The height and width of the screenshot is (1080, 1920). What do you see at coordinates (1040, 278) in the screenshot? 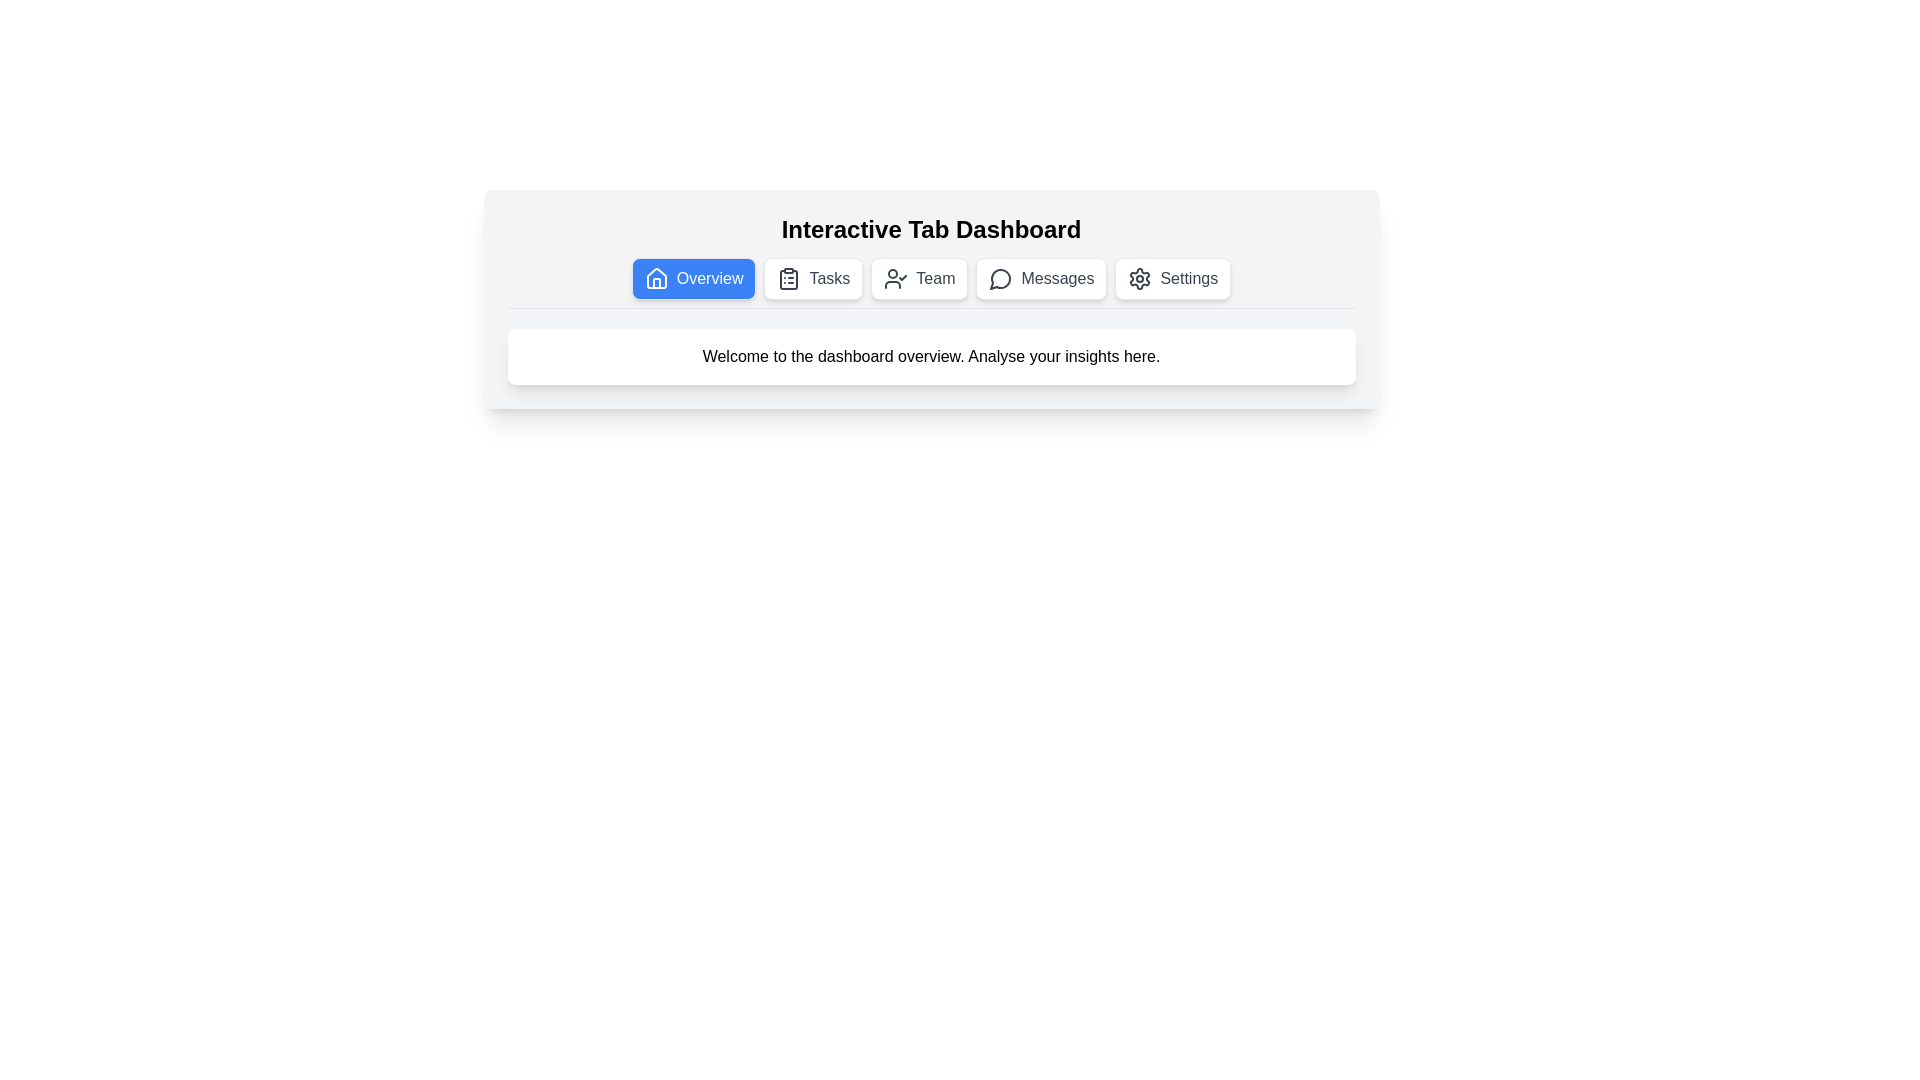
I see `the 'Messages' button, which is the fourth button in the menu bar` at bounding box center [1040, 278].